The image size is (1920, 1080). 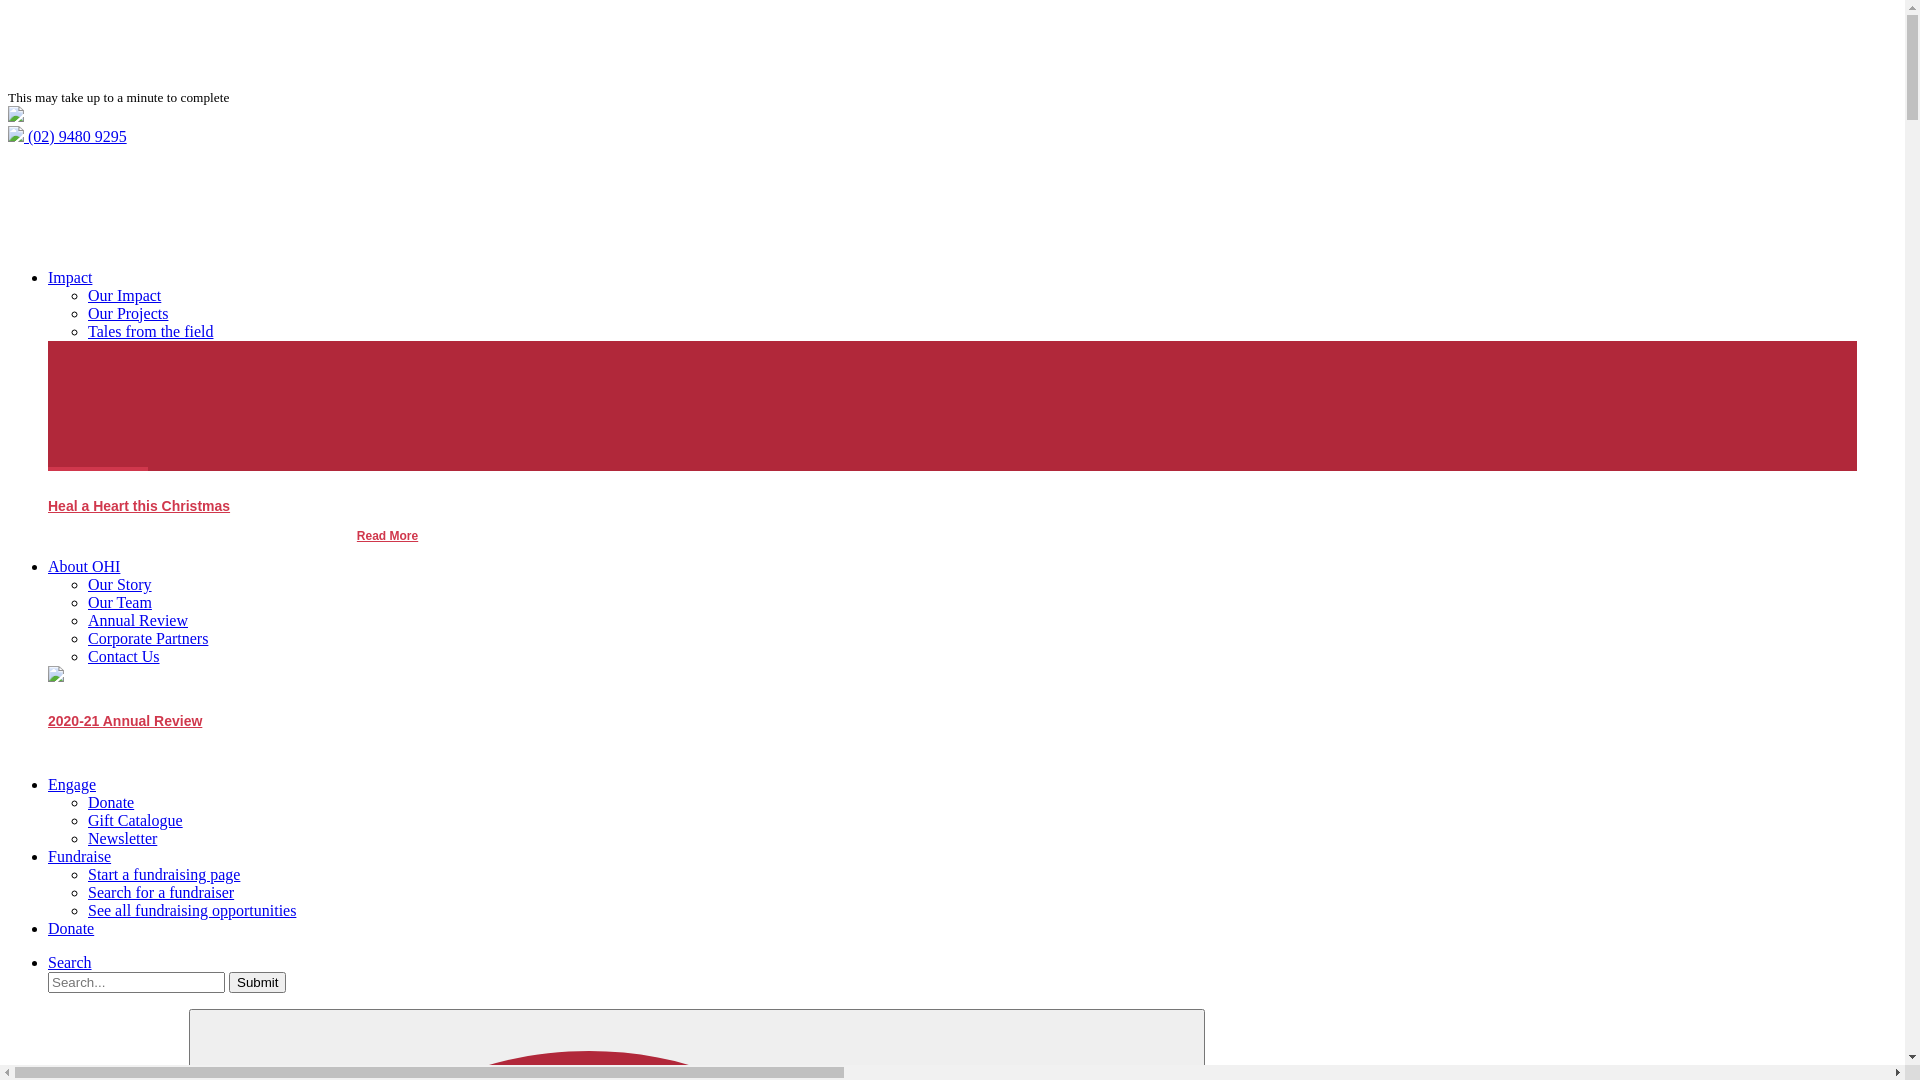 I want to click on 'Donate', so click(x=109, y=801).